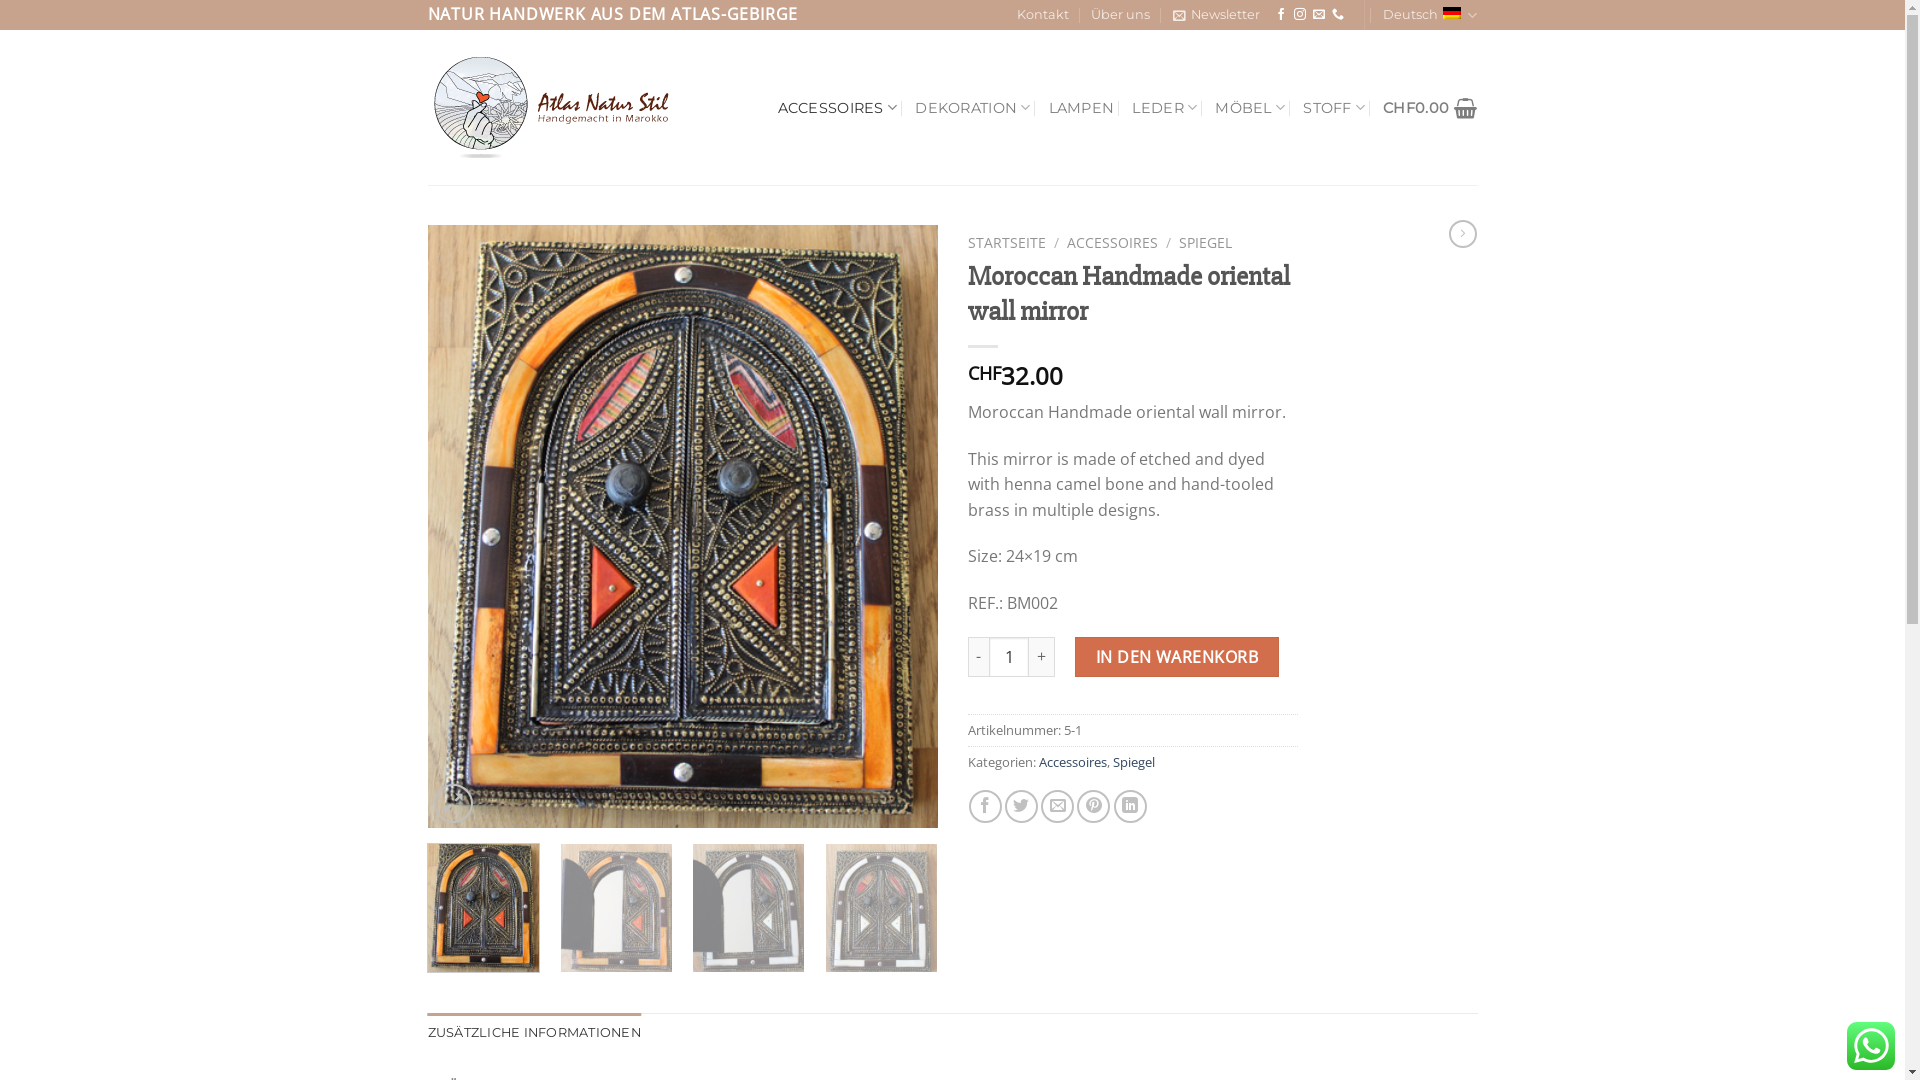 This screenshot has height=1080, width=1920. I want to click on 'DEKORATION', so click(972, 107).